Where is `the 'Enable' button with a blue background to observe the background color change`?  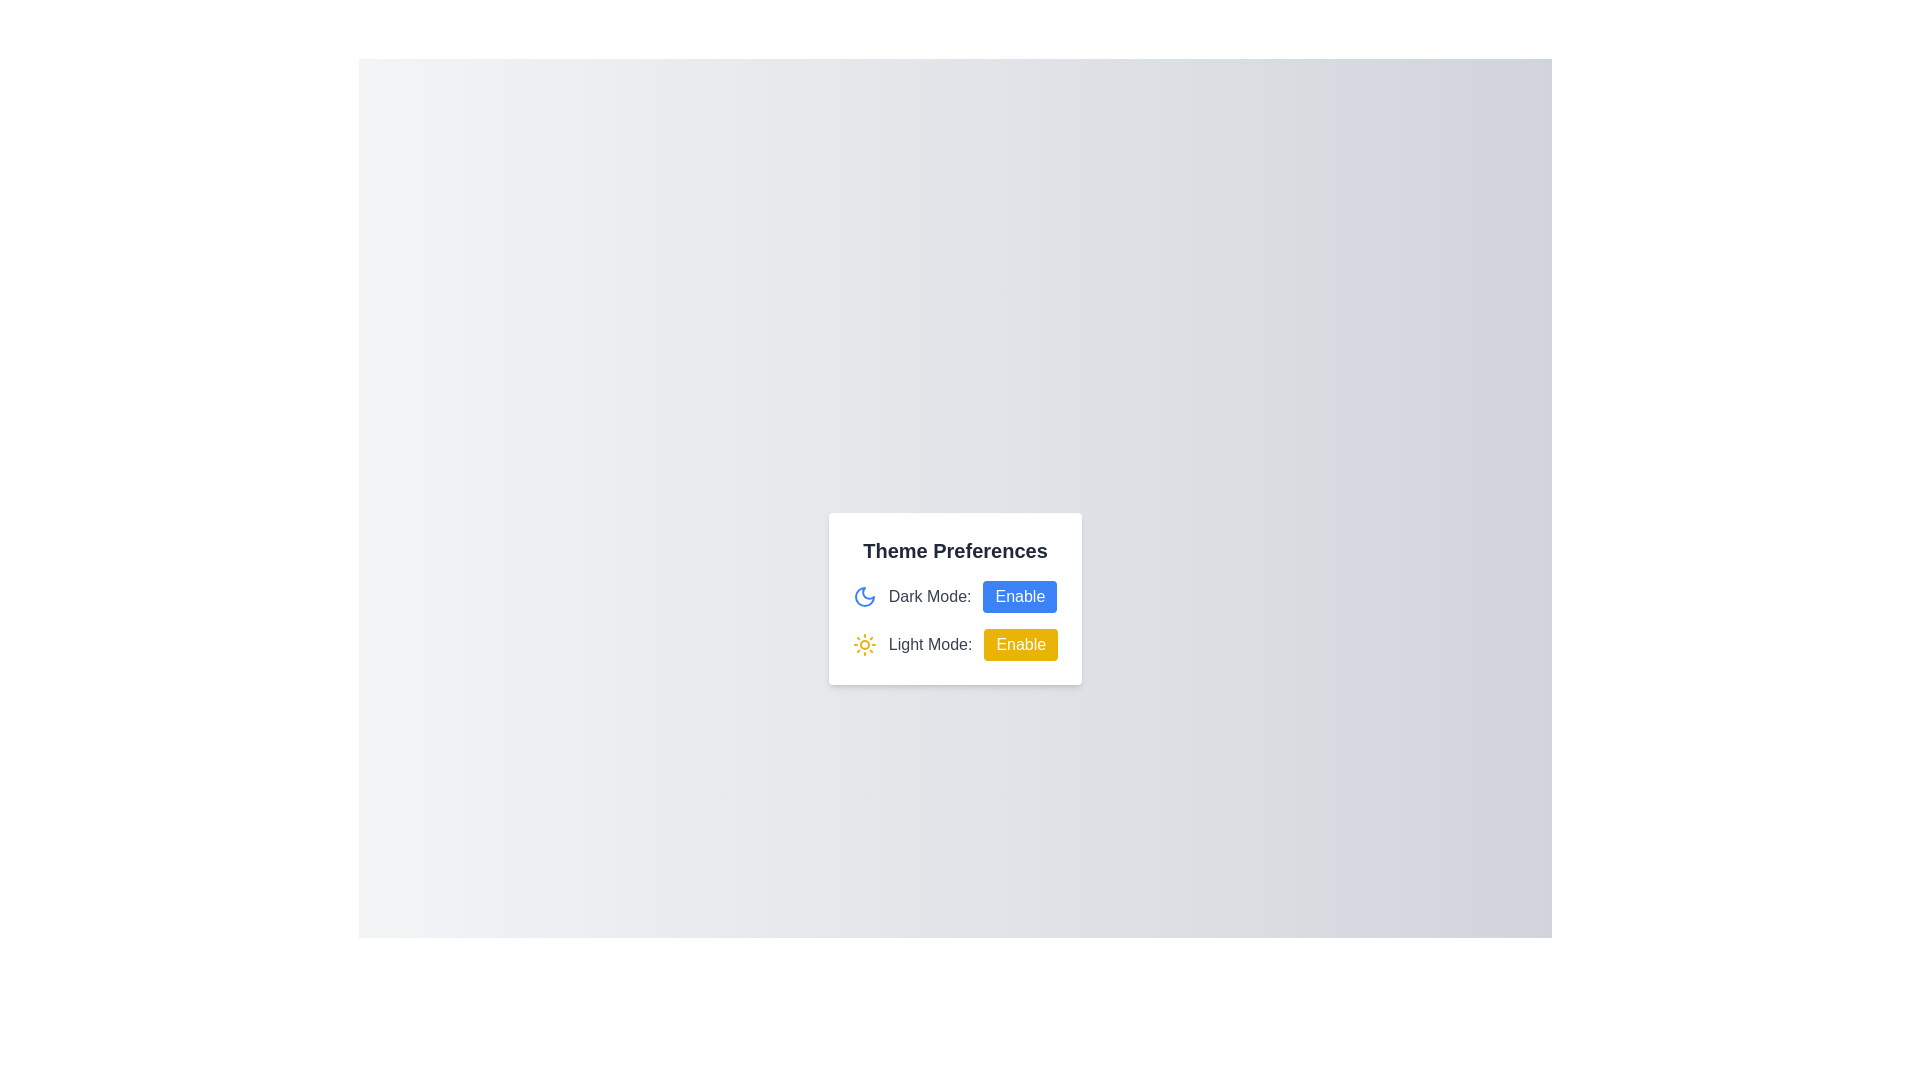 the 'Enable' button with a blue background to observe the background color change is located at coordinates (1020, 596).